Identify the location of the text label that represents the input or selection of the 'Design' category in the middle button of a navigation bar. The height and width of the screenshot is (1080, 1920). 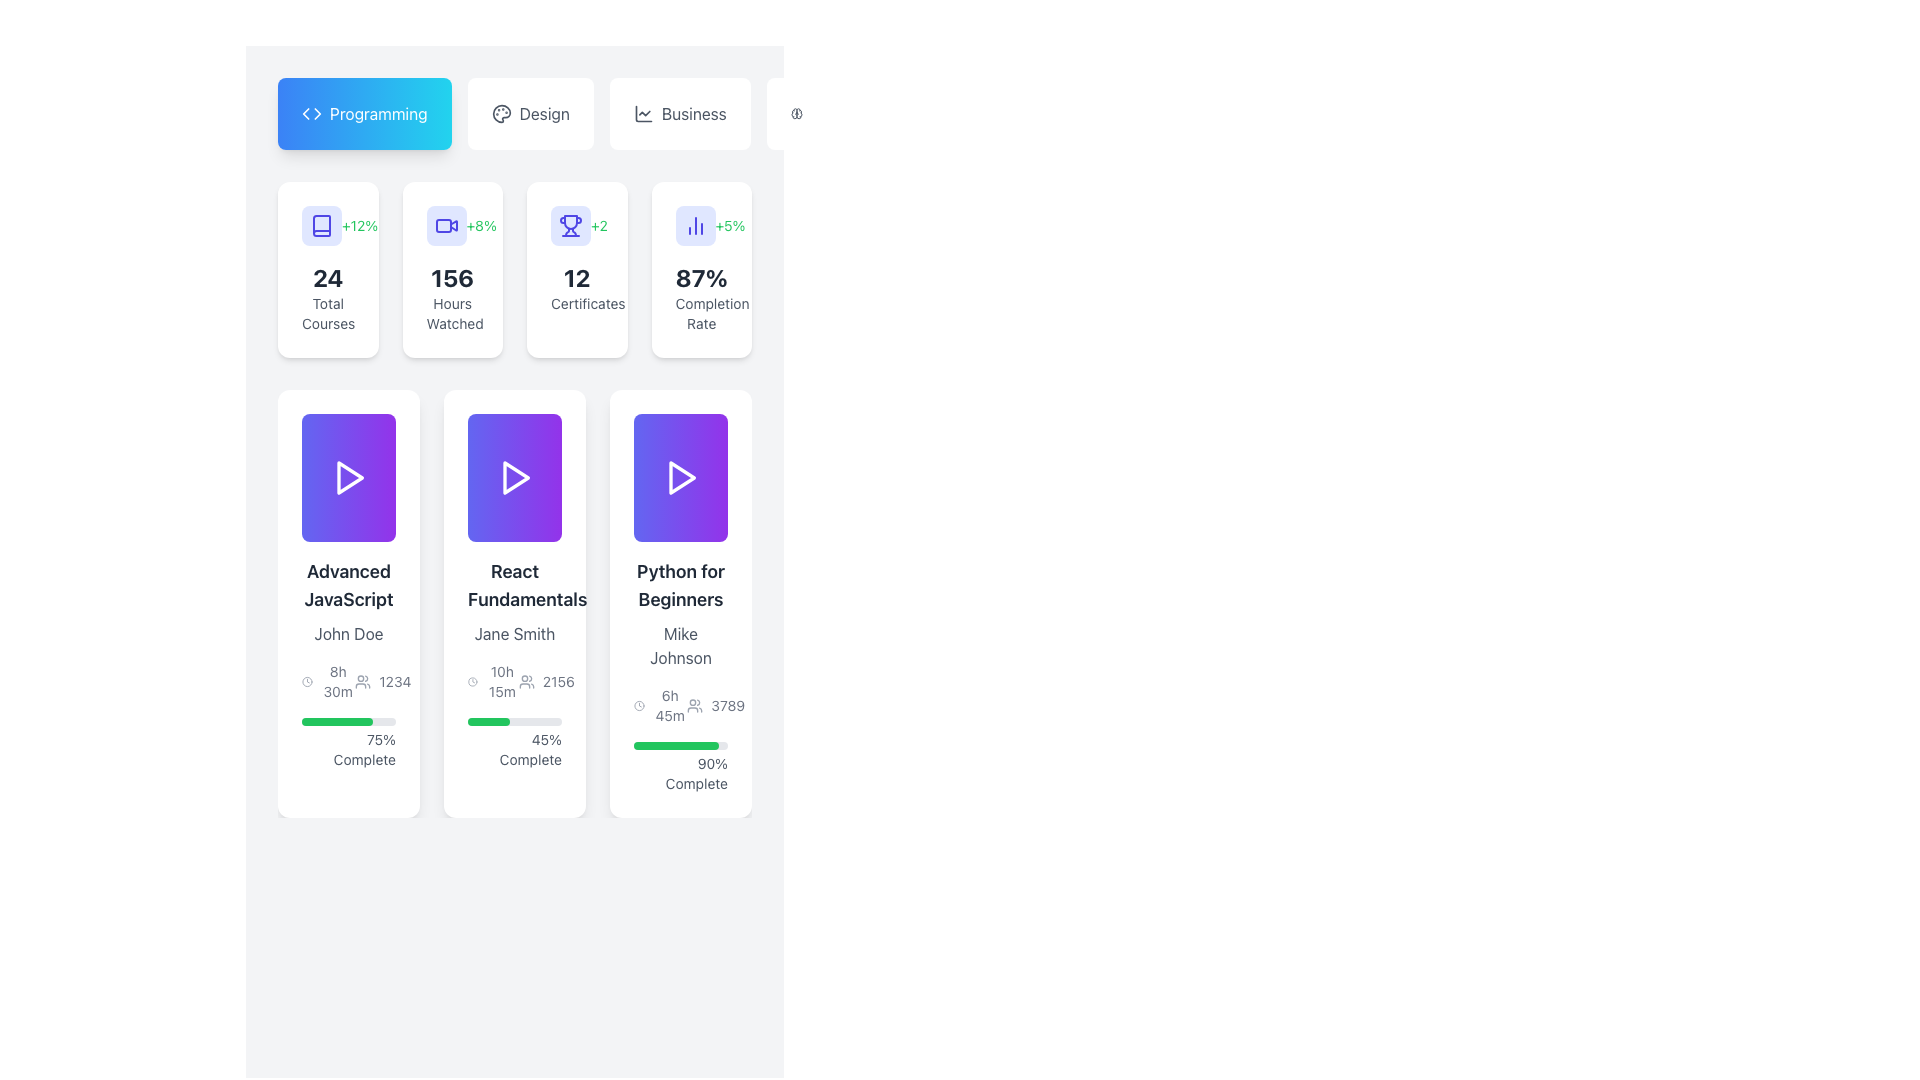
(544, 114).